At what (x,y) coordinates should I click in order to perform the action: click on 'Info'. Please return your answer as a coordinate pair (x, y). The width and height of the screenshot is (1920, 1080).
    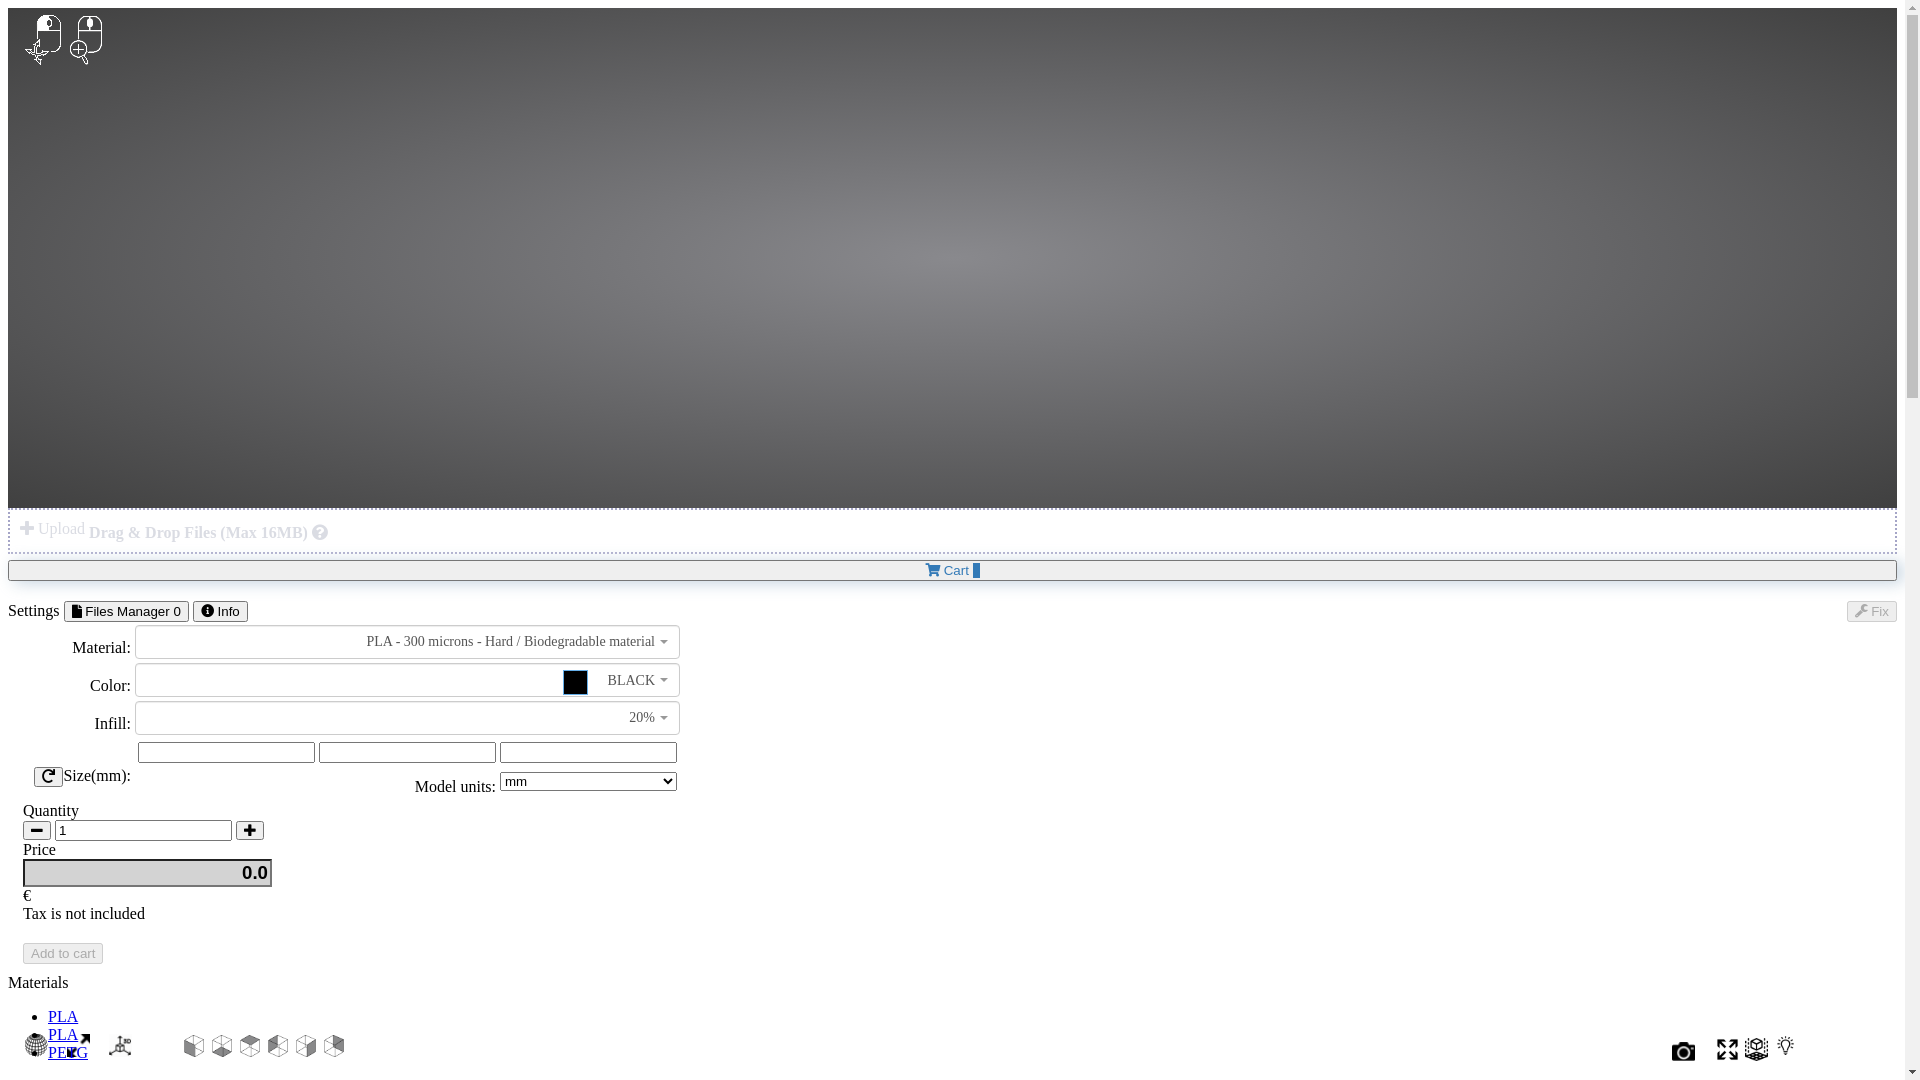
    Looking at the image, I should click on (220, 610).